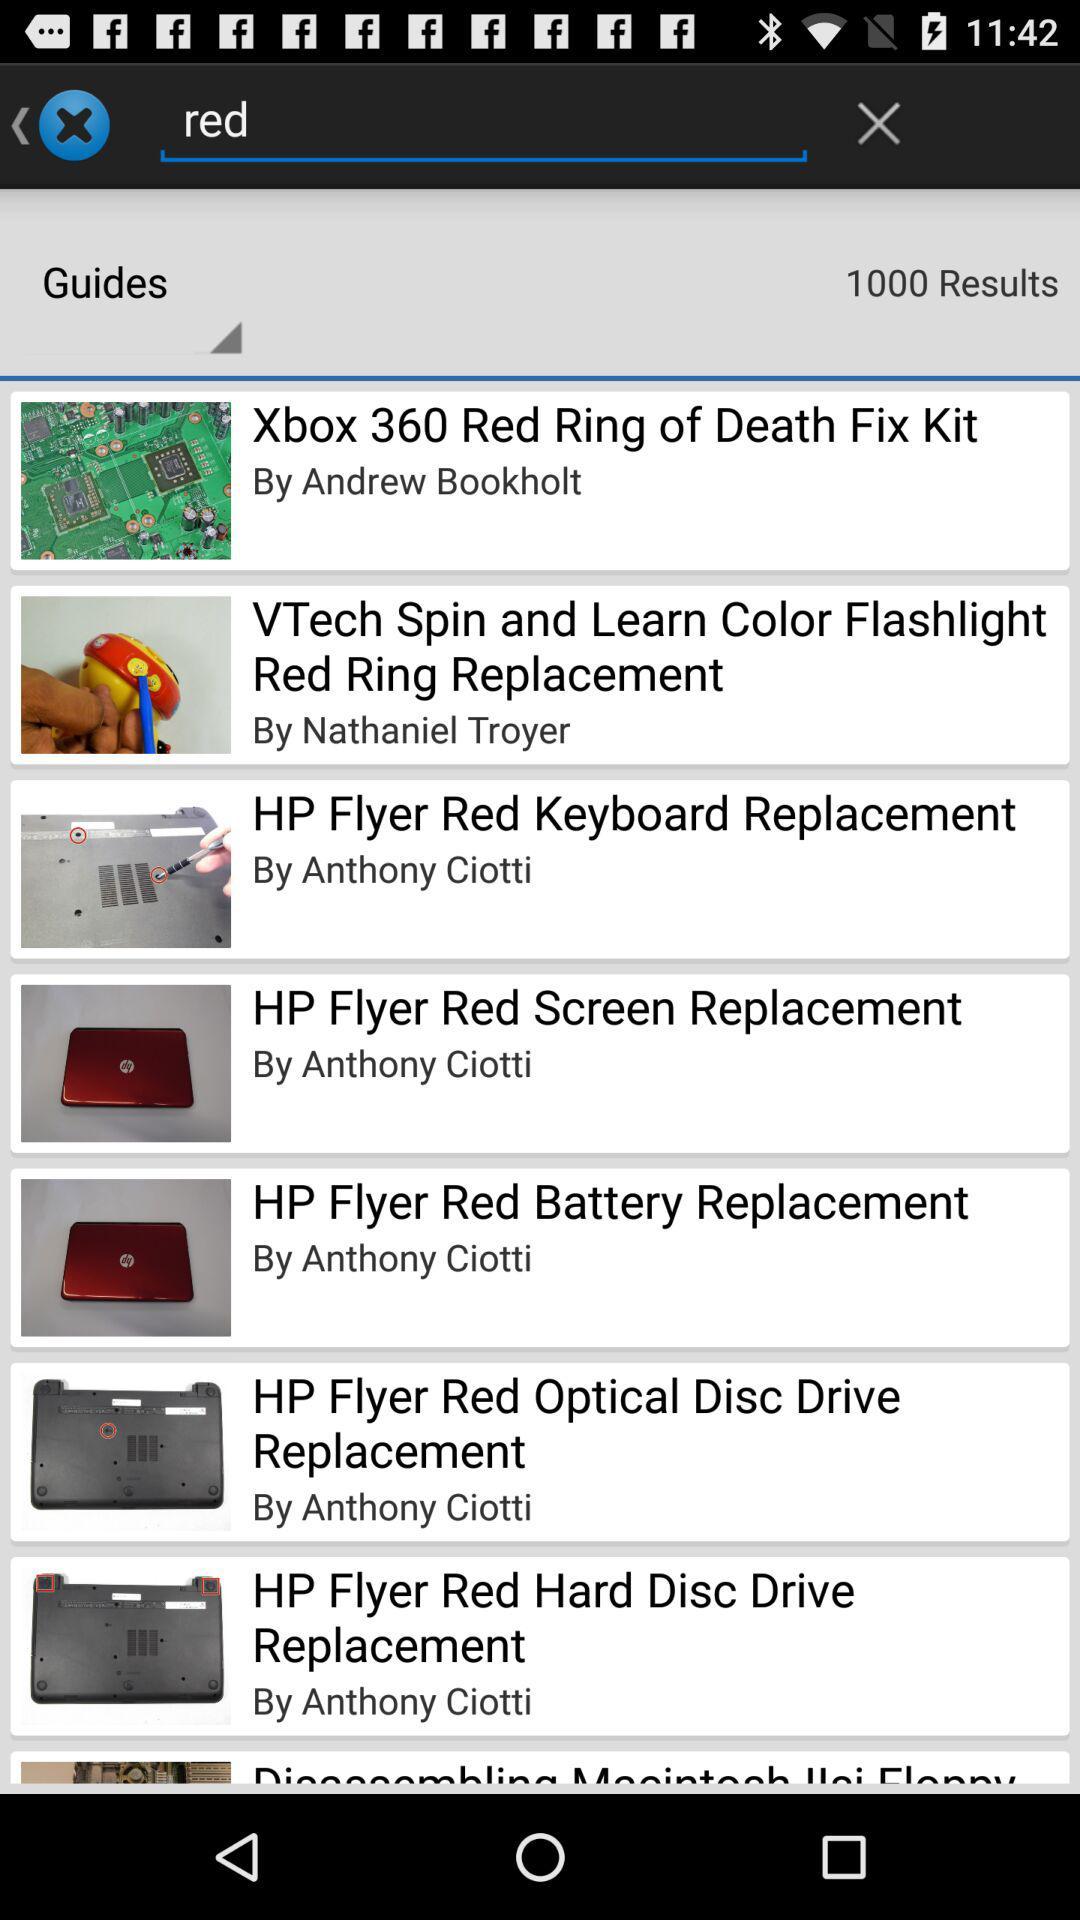 The height and width of the screenshot is (1920, 1080). I want to click on app below by anthony ciotti icon, so click(660, 1767).